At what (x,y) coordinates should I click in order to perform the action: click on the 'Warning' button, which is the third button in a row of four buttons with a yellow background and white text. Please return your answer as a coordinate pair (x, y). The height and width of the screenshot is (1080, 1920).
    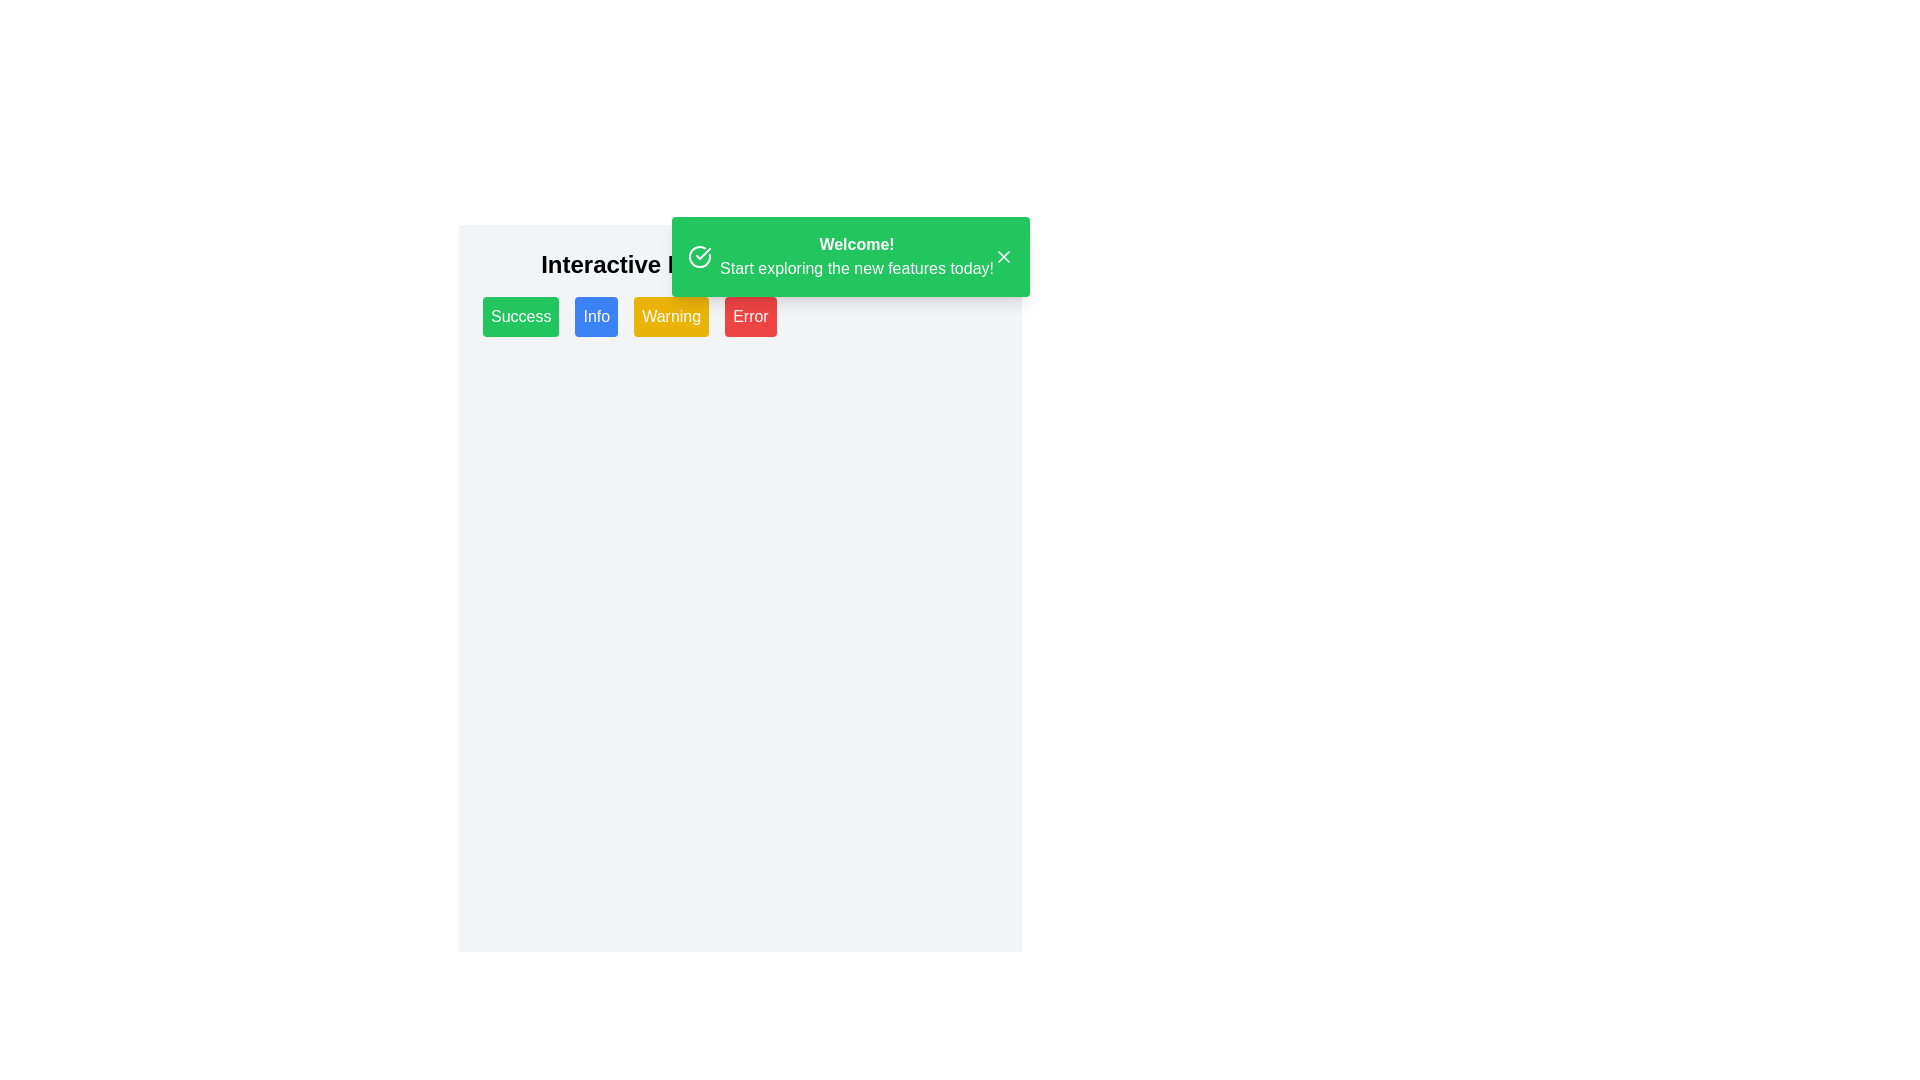
    Looking at the image, I should click on (671, 315).